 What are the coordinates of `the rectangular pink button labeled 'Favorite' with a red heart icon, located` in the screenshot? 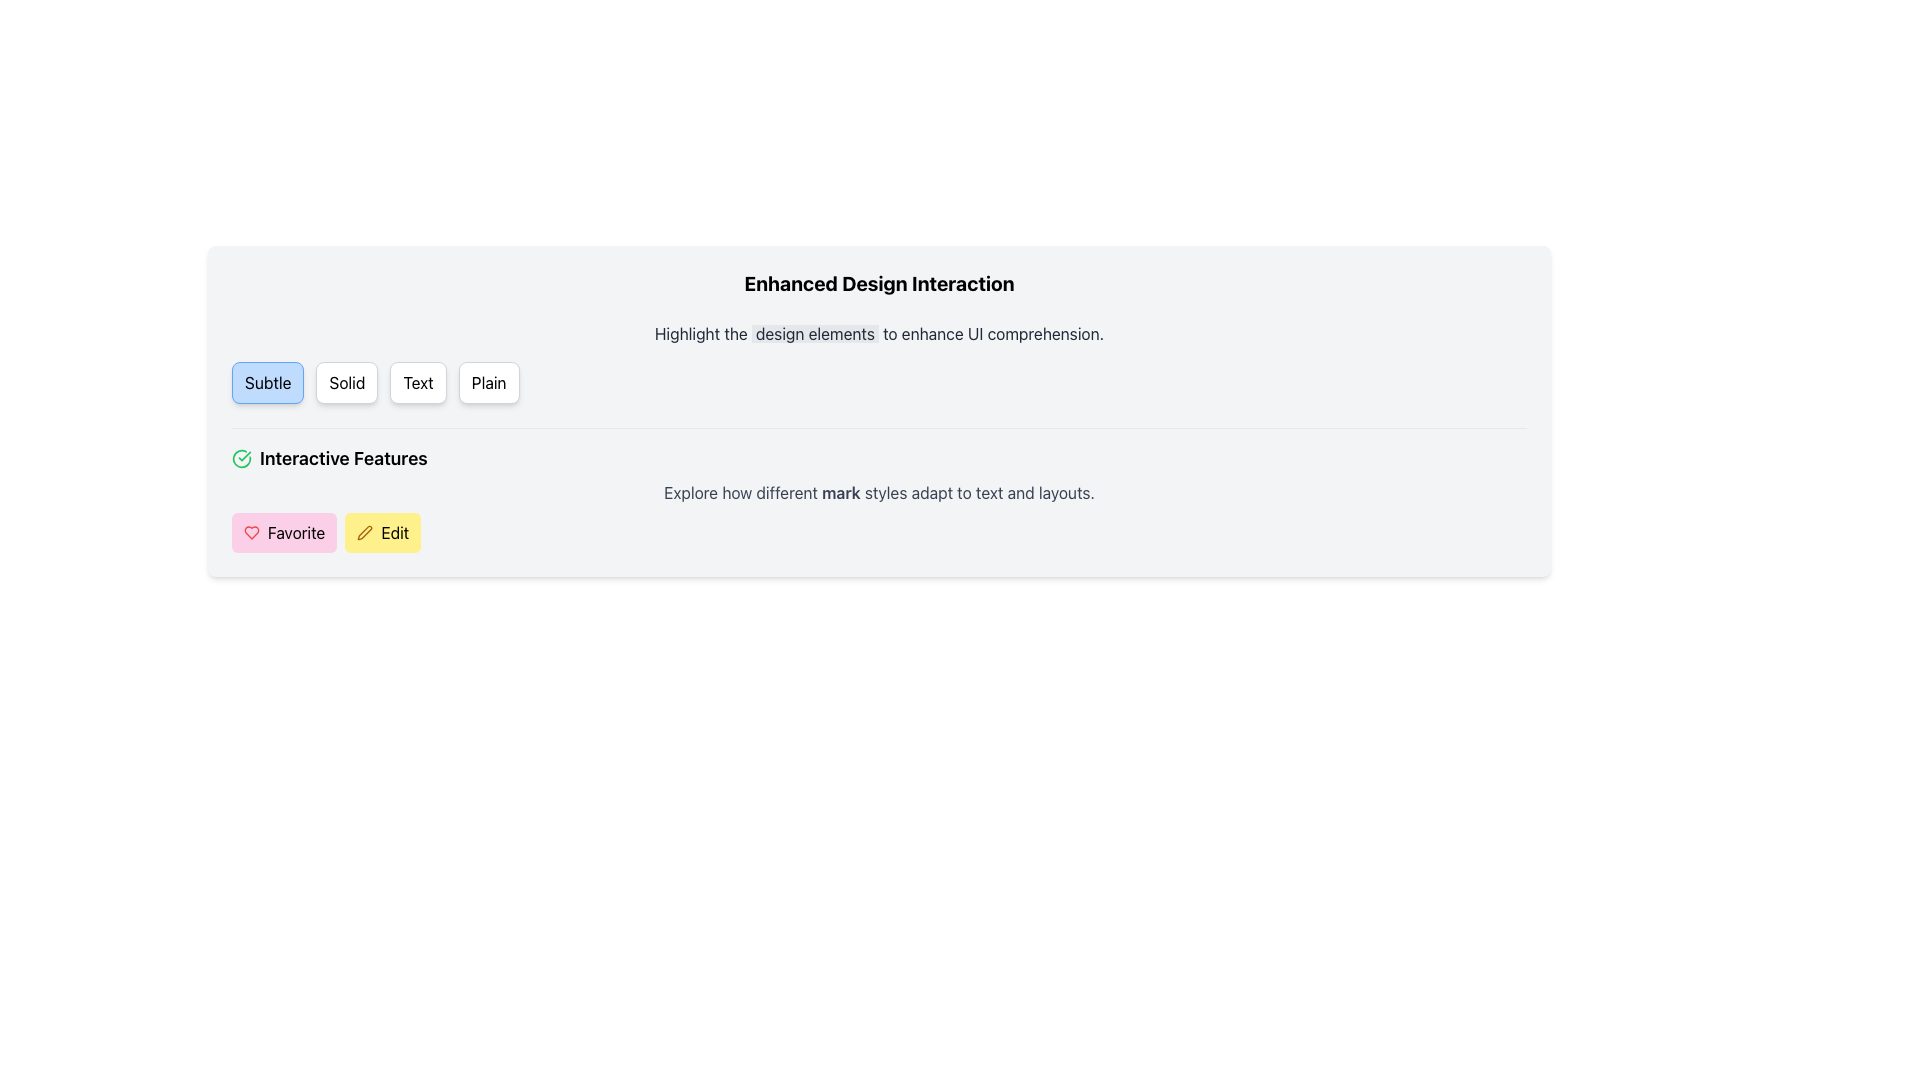 It's located at (283, 531).